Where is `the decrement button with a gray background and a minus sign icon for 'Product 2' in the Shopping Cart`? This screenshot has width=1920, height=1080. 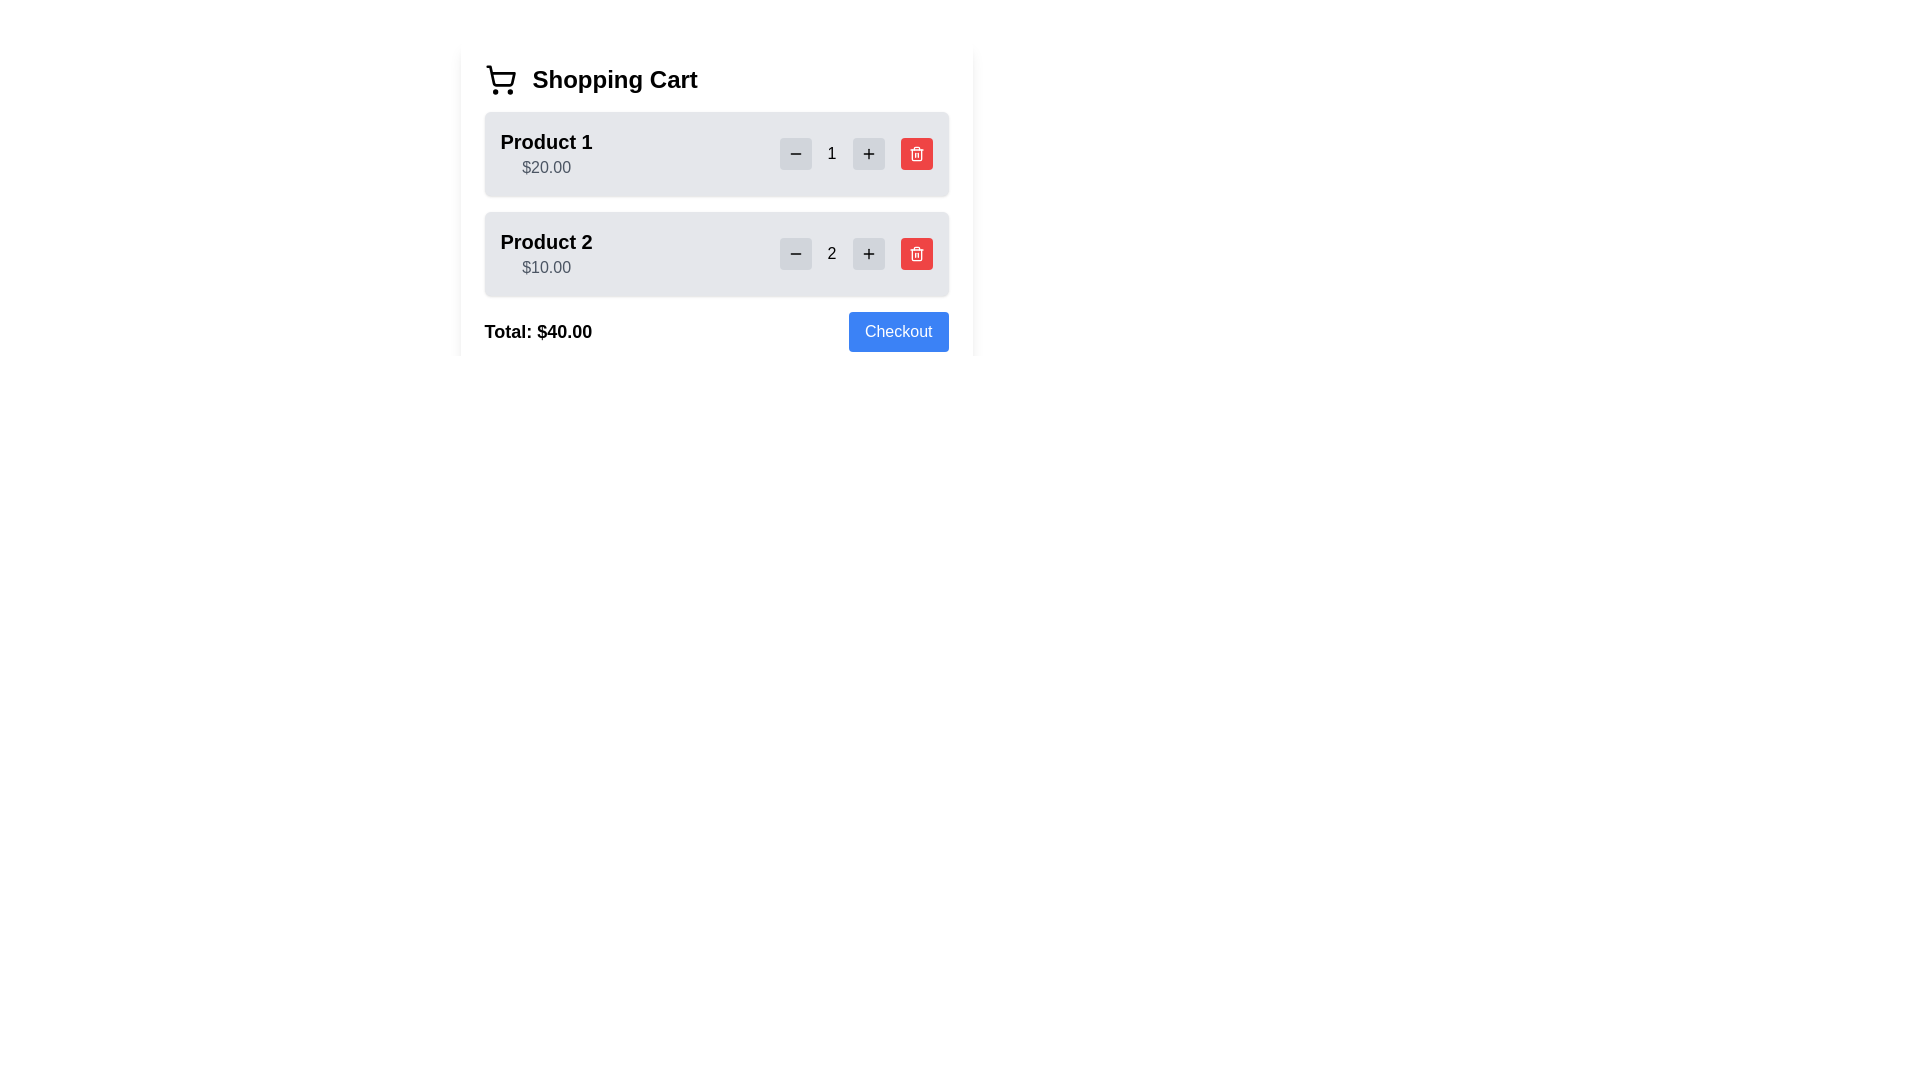 the decrement button with a gray background and a minus sign icon for 'Product 2' in the Shopping Cart is located at coordinates (794, 253).